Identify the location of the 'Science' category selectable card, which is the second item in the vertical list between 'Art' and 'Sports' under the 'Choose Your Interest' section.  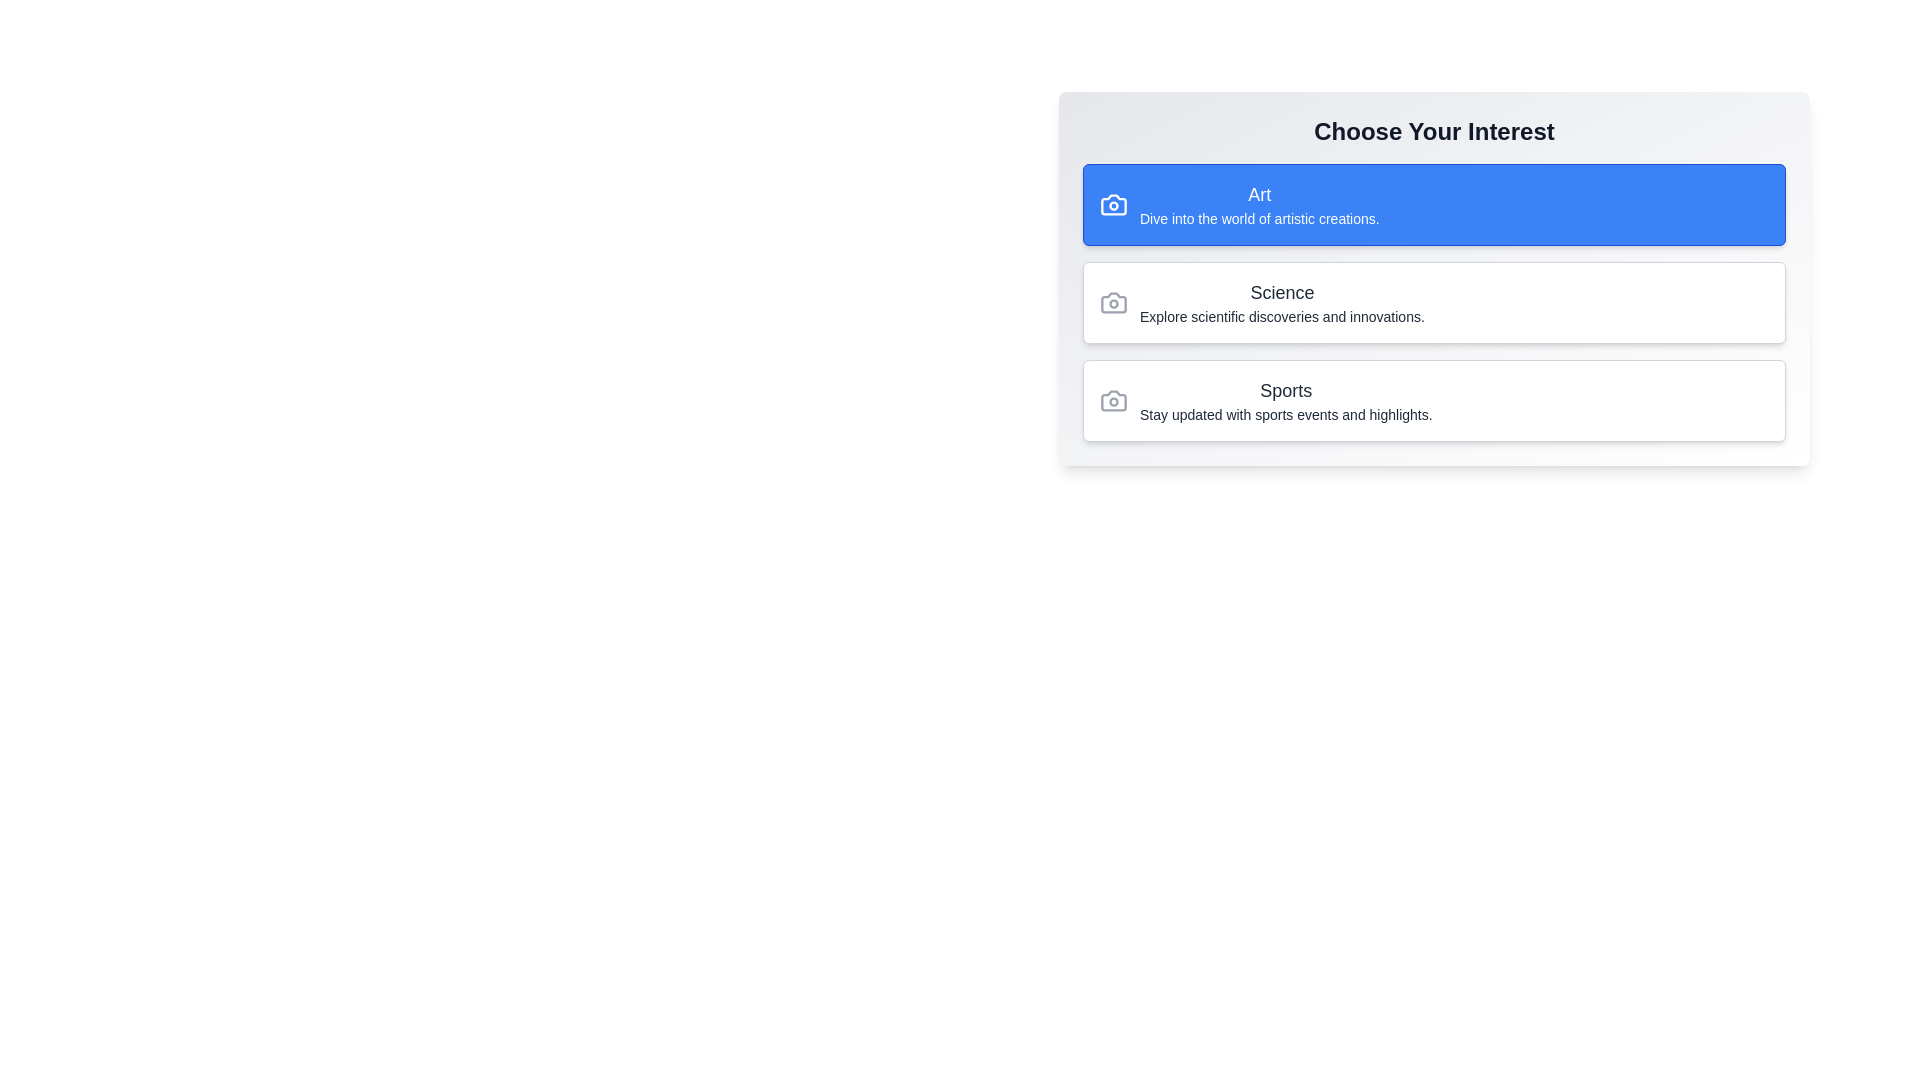
(1433, 303).